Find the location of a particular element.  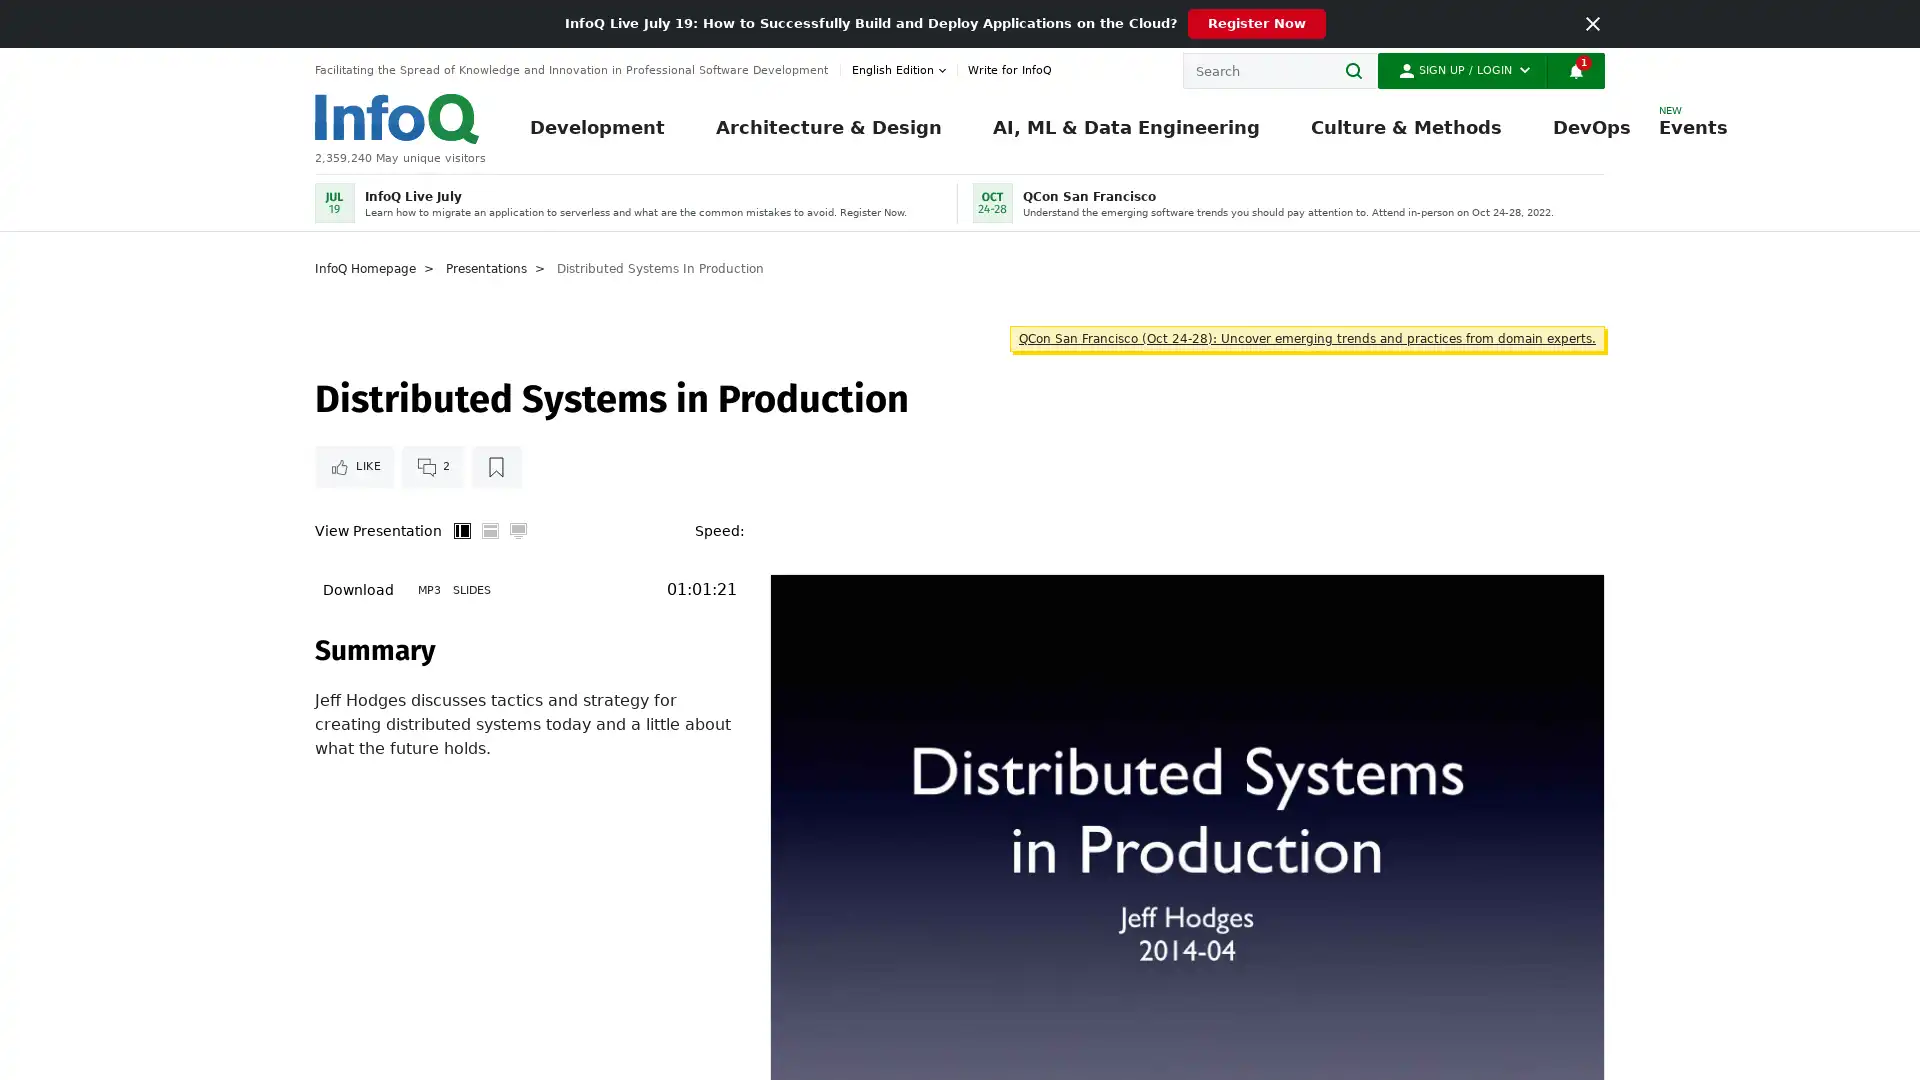

Write for InfoQ is located at coordinates (1004, 69).